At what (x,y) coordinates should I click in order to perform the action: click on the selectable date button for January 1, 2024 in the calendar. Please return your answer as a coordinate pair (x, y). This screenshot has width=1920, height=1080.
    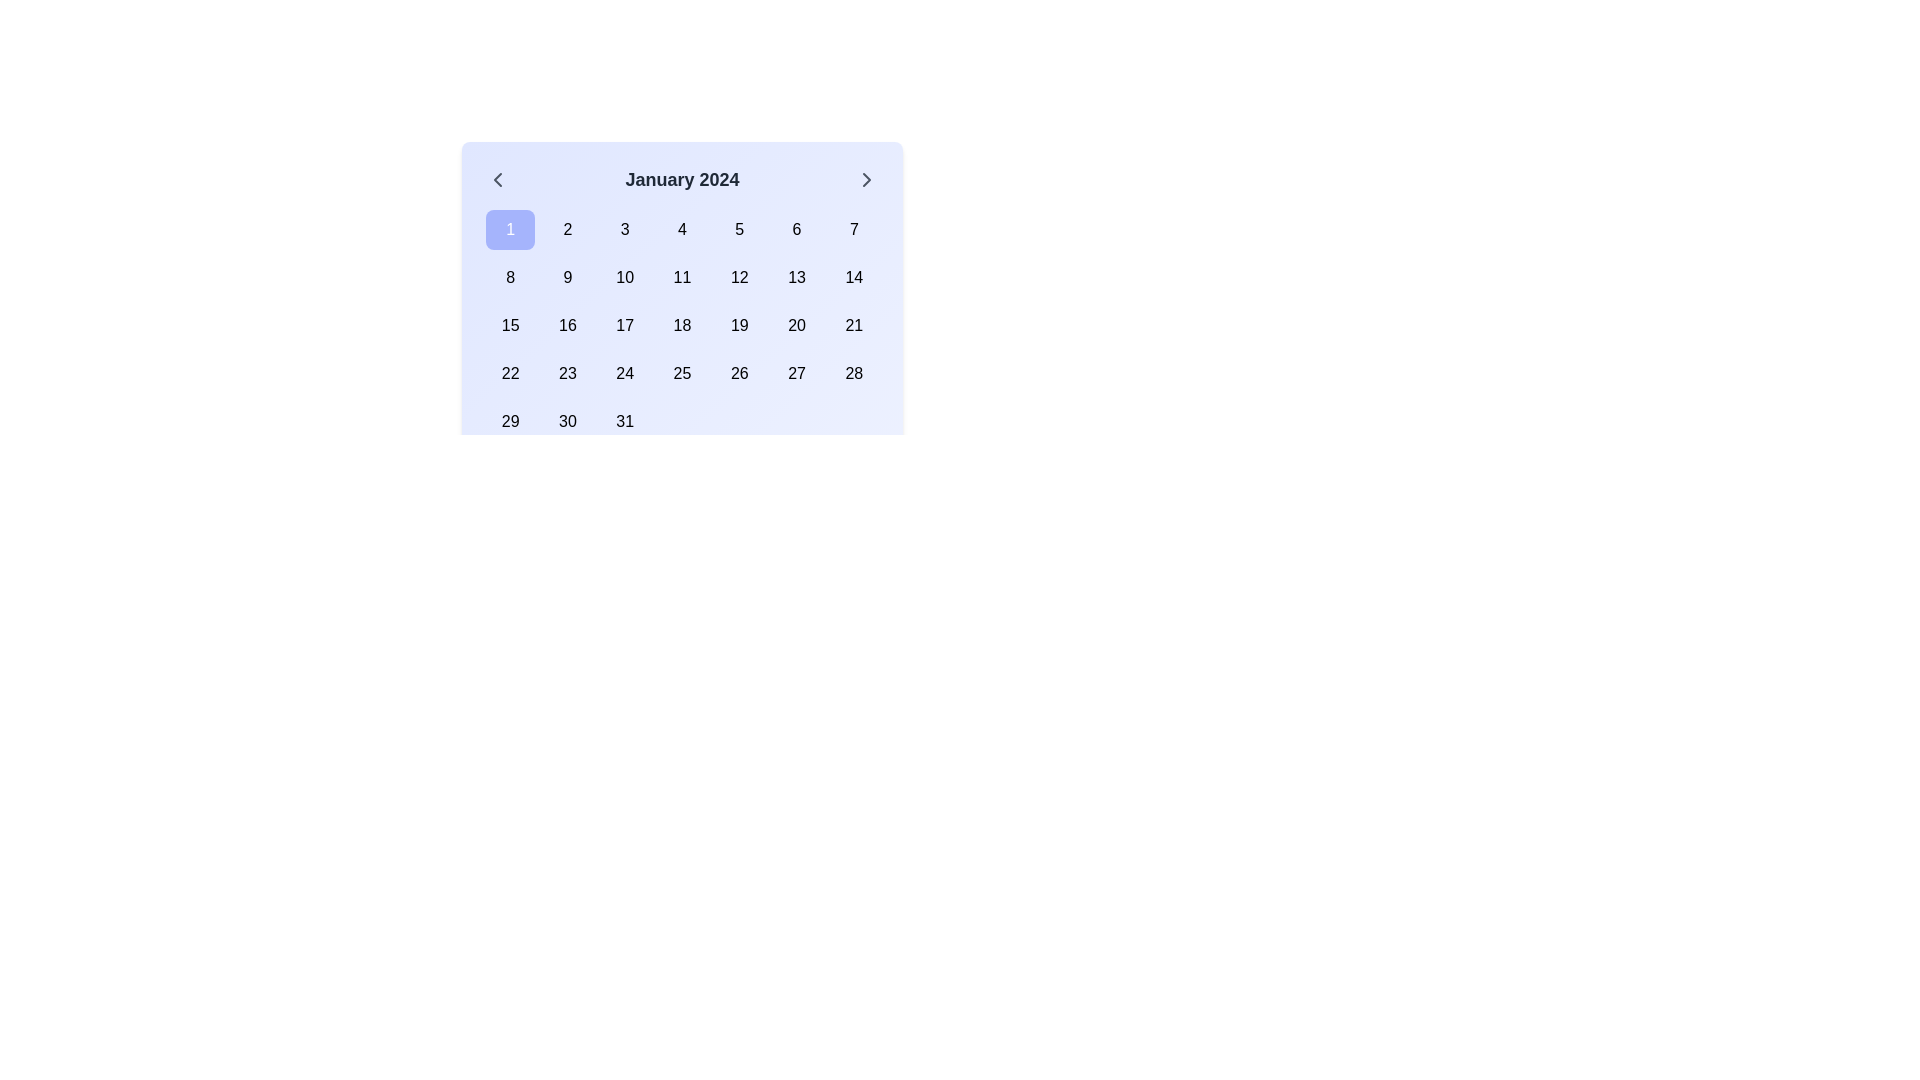
    Looking at the image, I should click on (510, 229).